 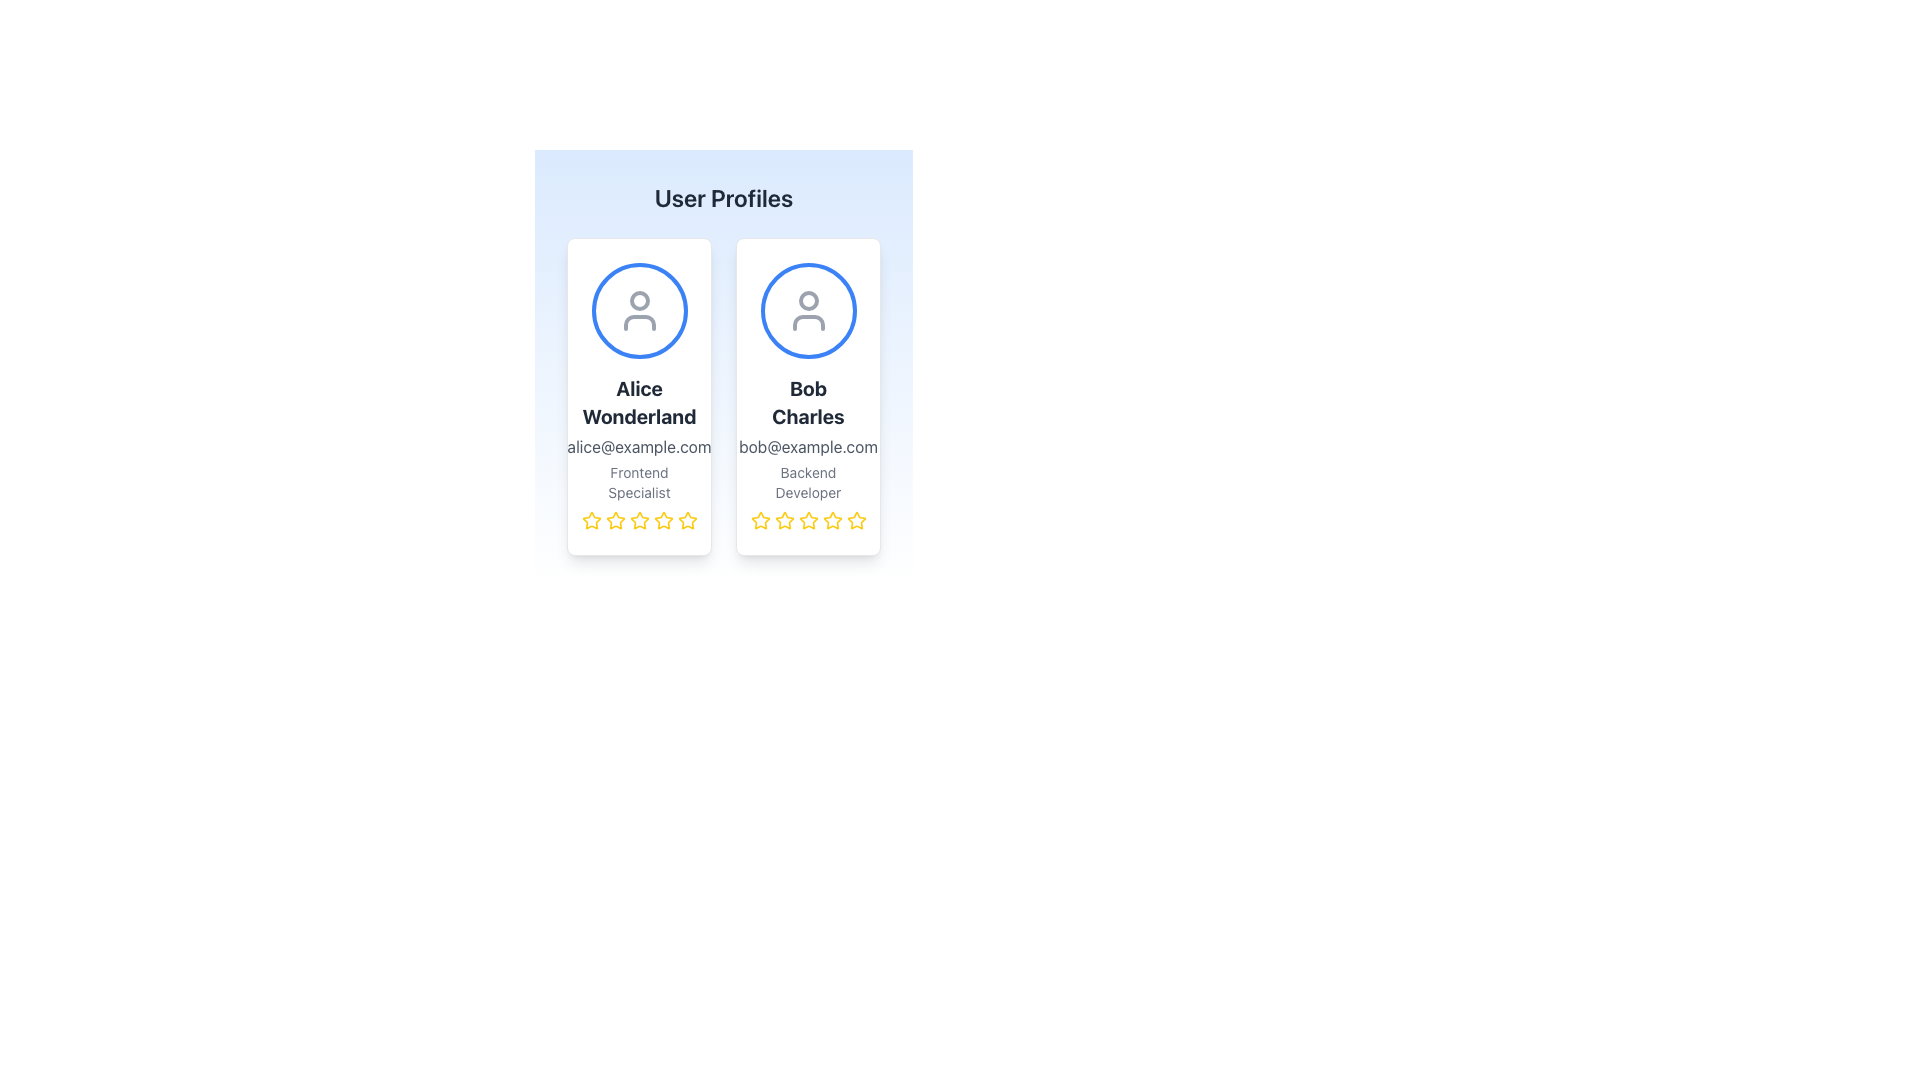 I want to click on the fourth star icon in the rating system below Alice Wonderland's profile, so click(x=638, y=519).